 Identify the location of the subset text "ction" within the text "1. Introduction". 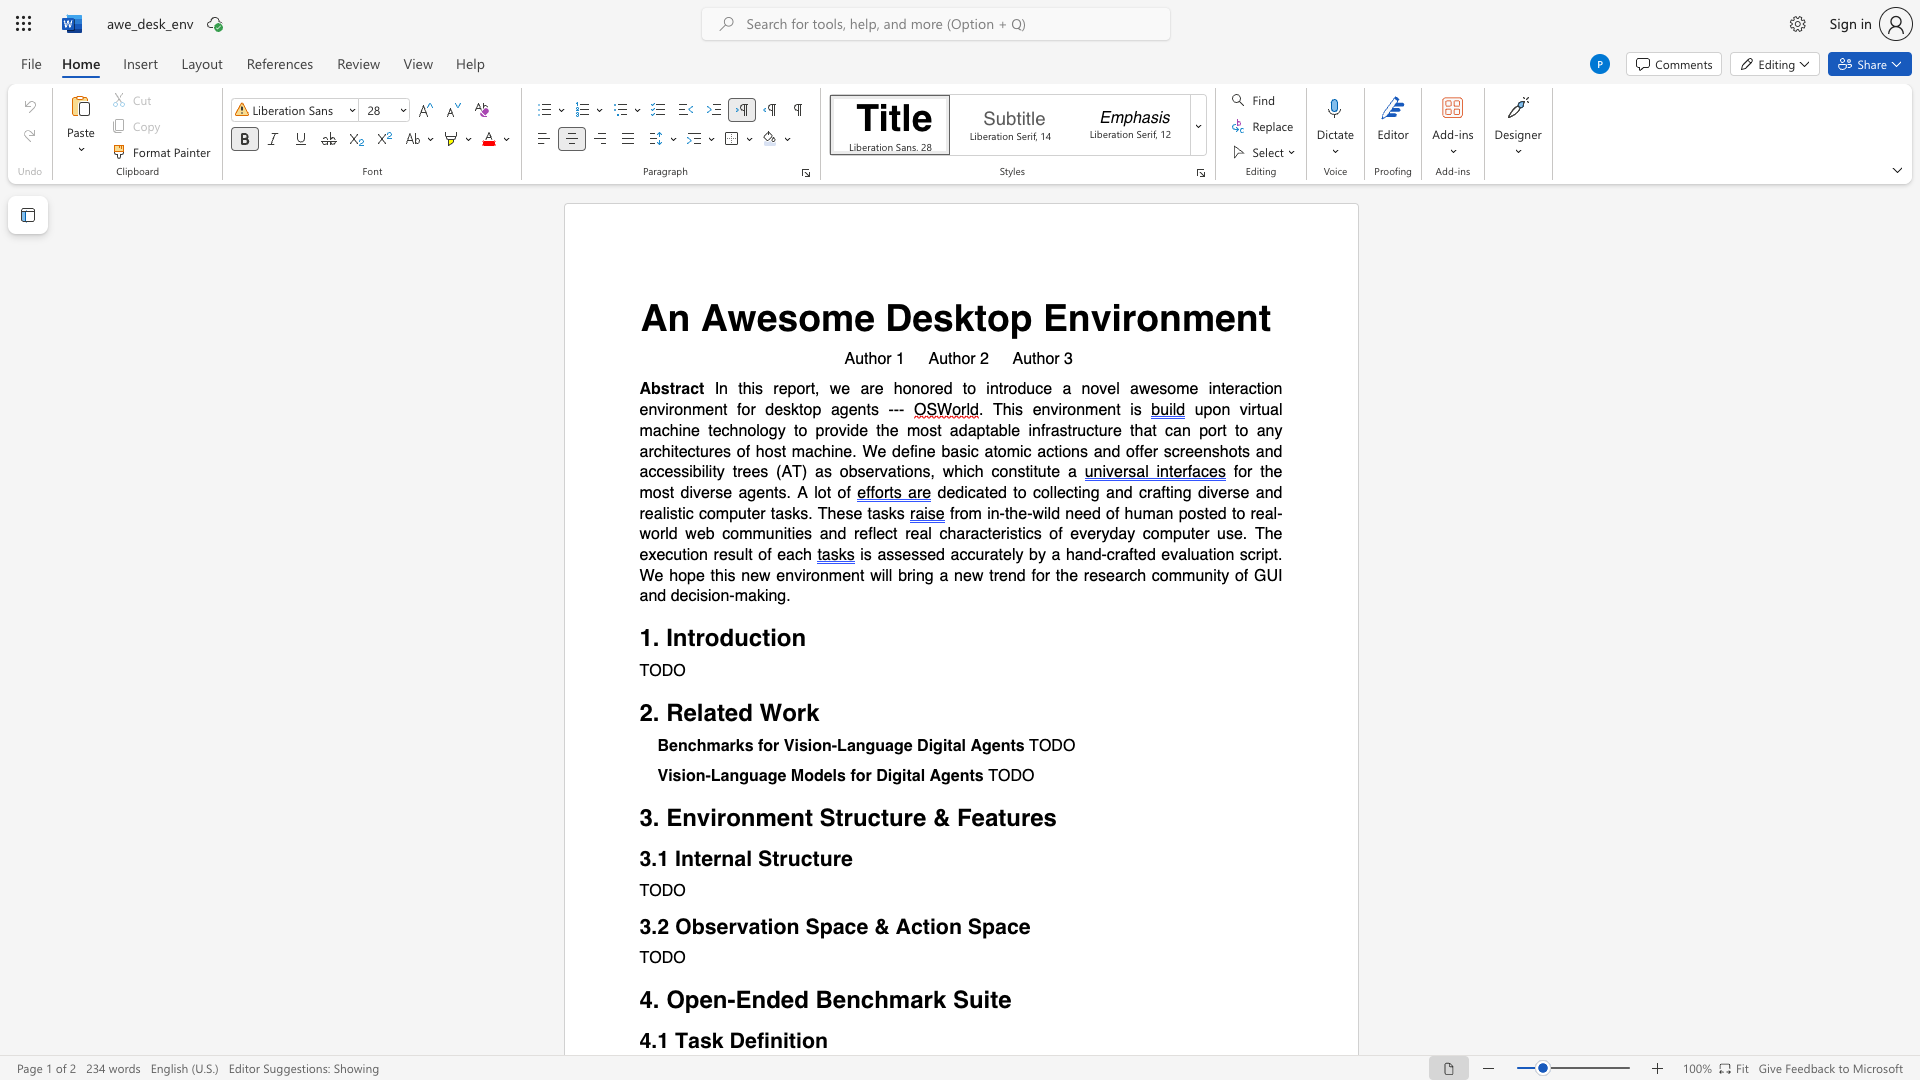
(747, 638).